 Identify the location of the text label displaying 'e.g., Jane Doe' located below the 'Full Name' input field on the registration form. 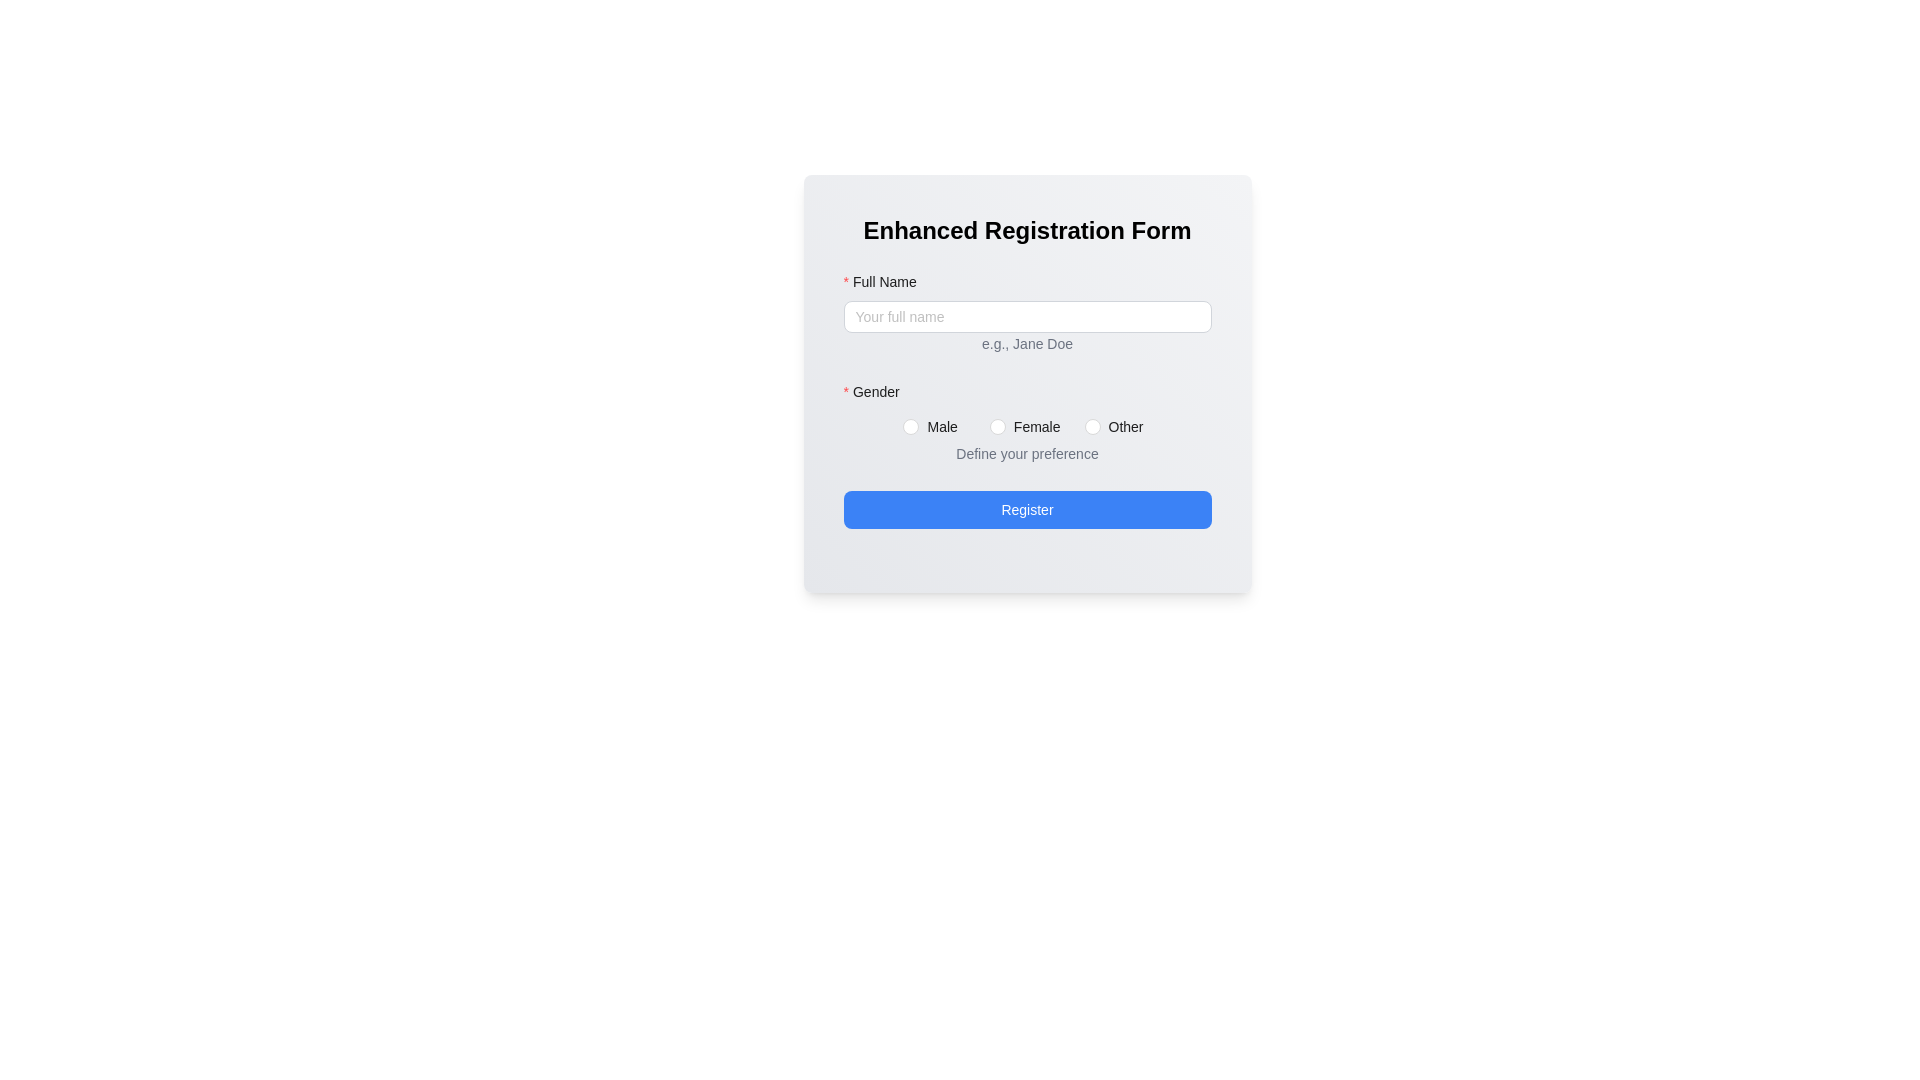
(1027, 342).